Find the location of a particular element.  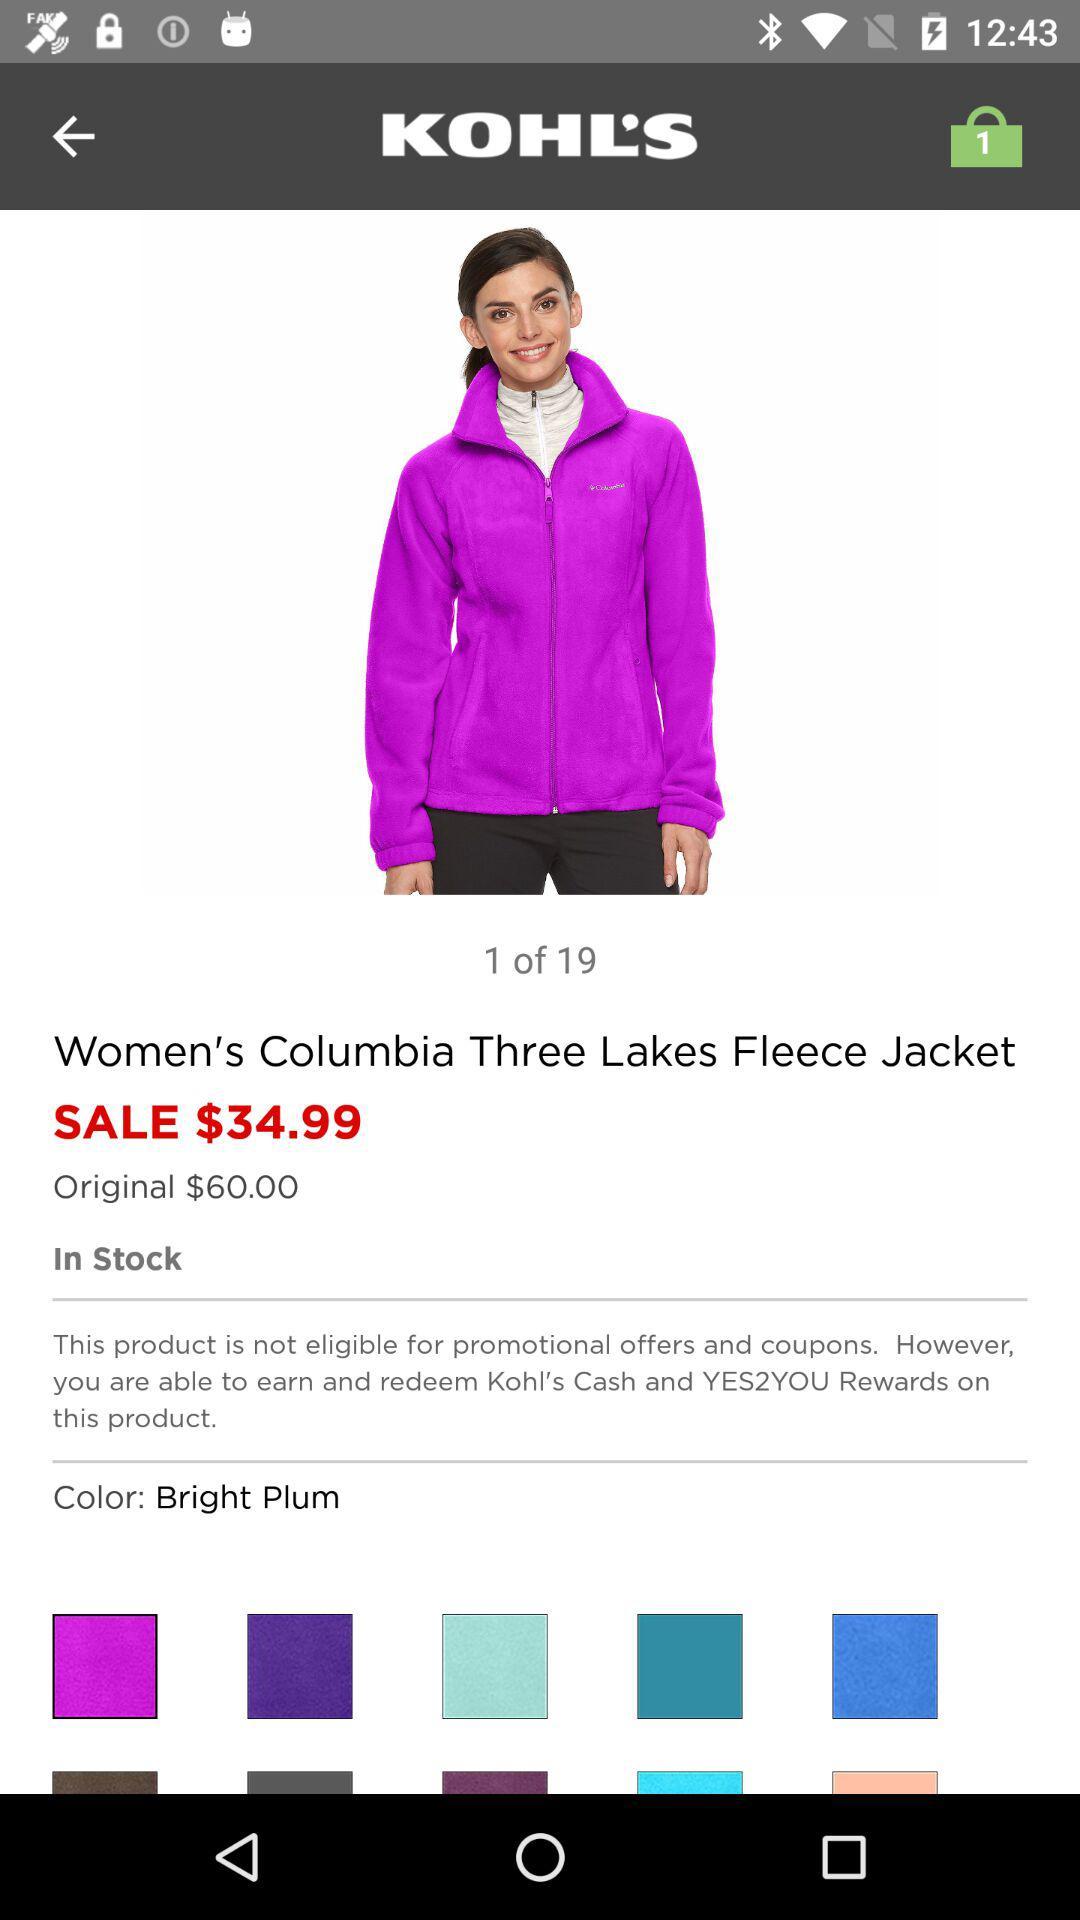

colour is located at coordinates (300, 1666).